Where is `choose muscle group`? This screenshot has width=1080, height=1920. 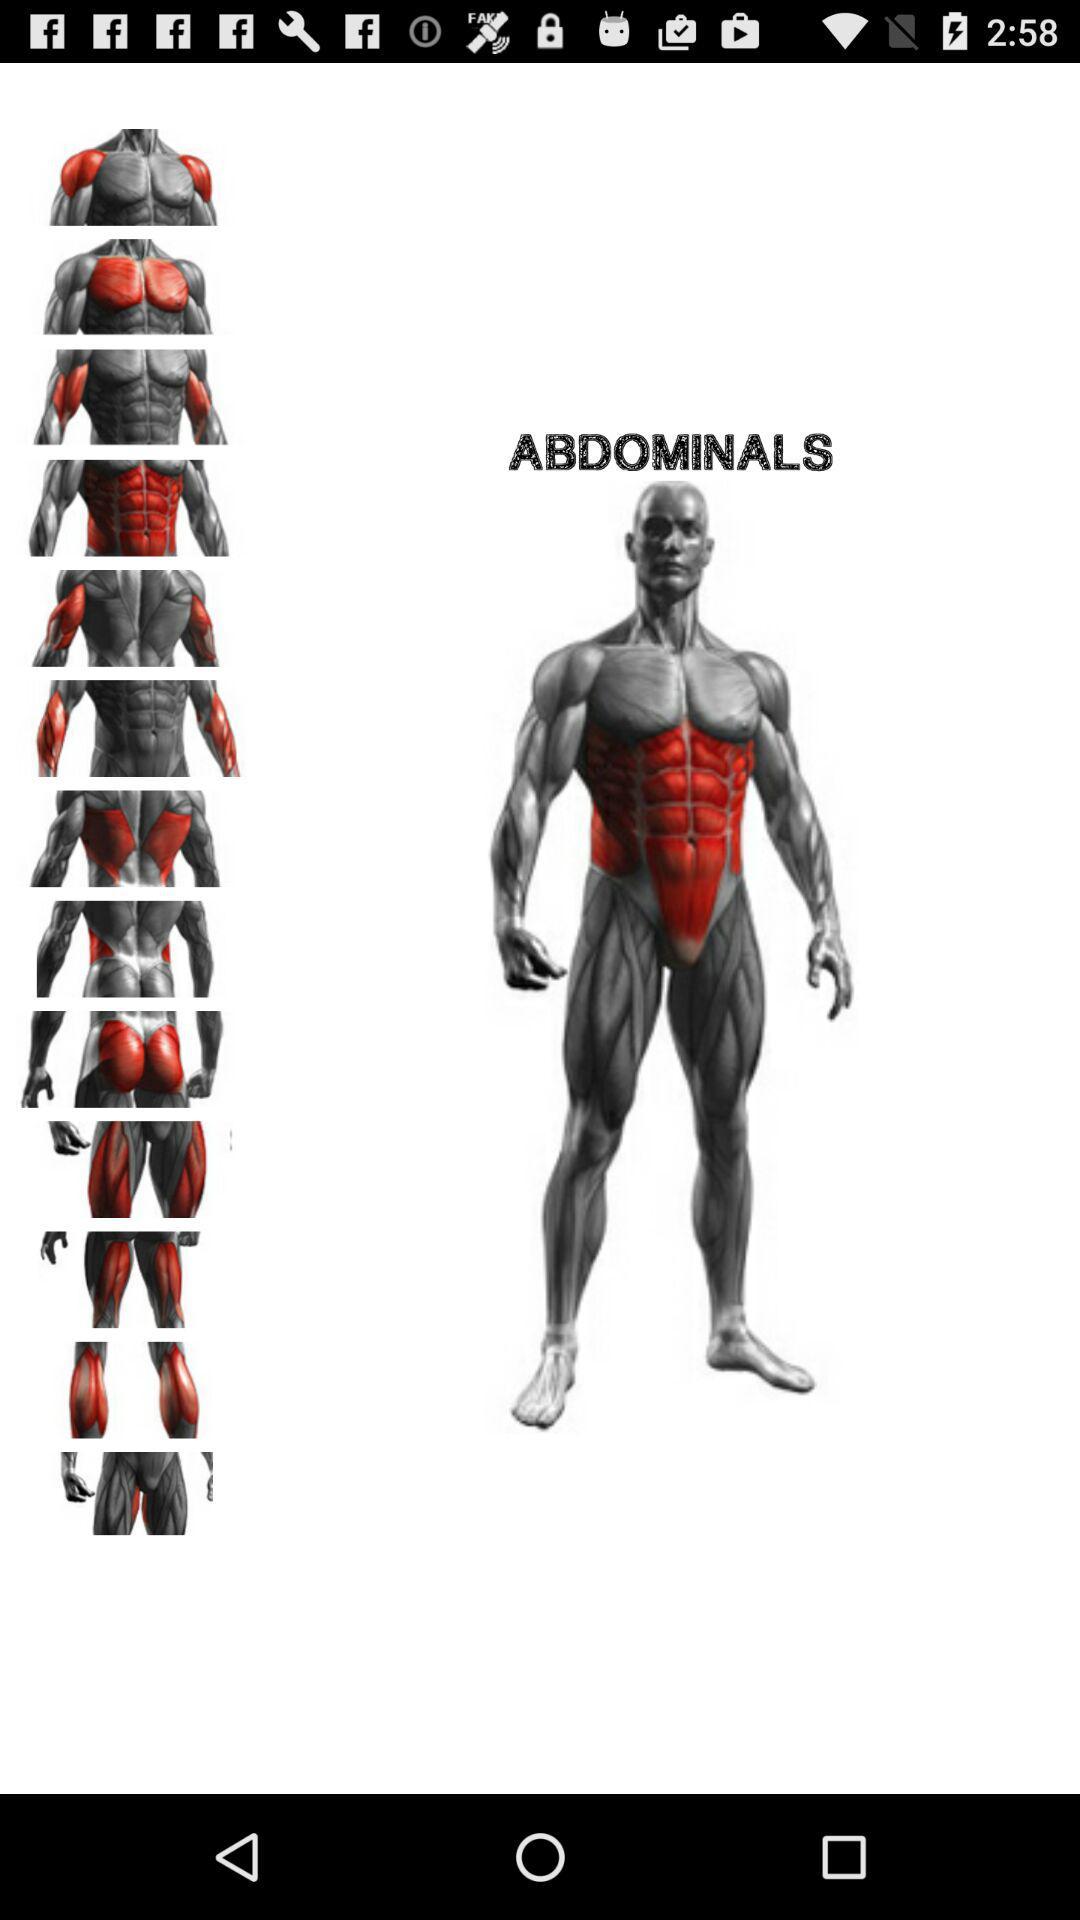 choose muscle group is located at coordinates (131, 1382).